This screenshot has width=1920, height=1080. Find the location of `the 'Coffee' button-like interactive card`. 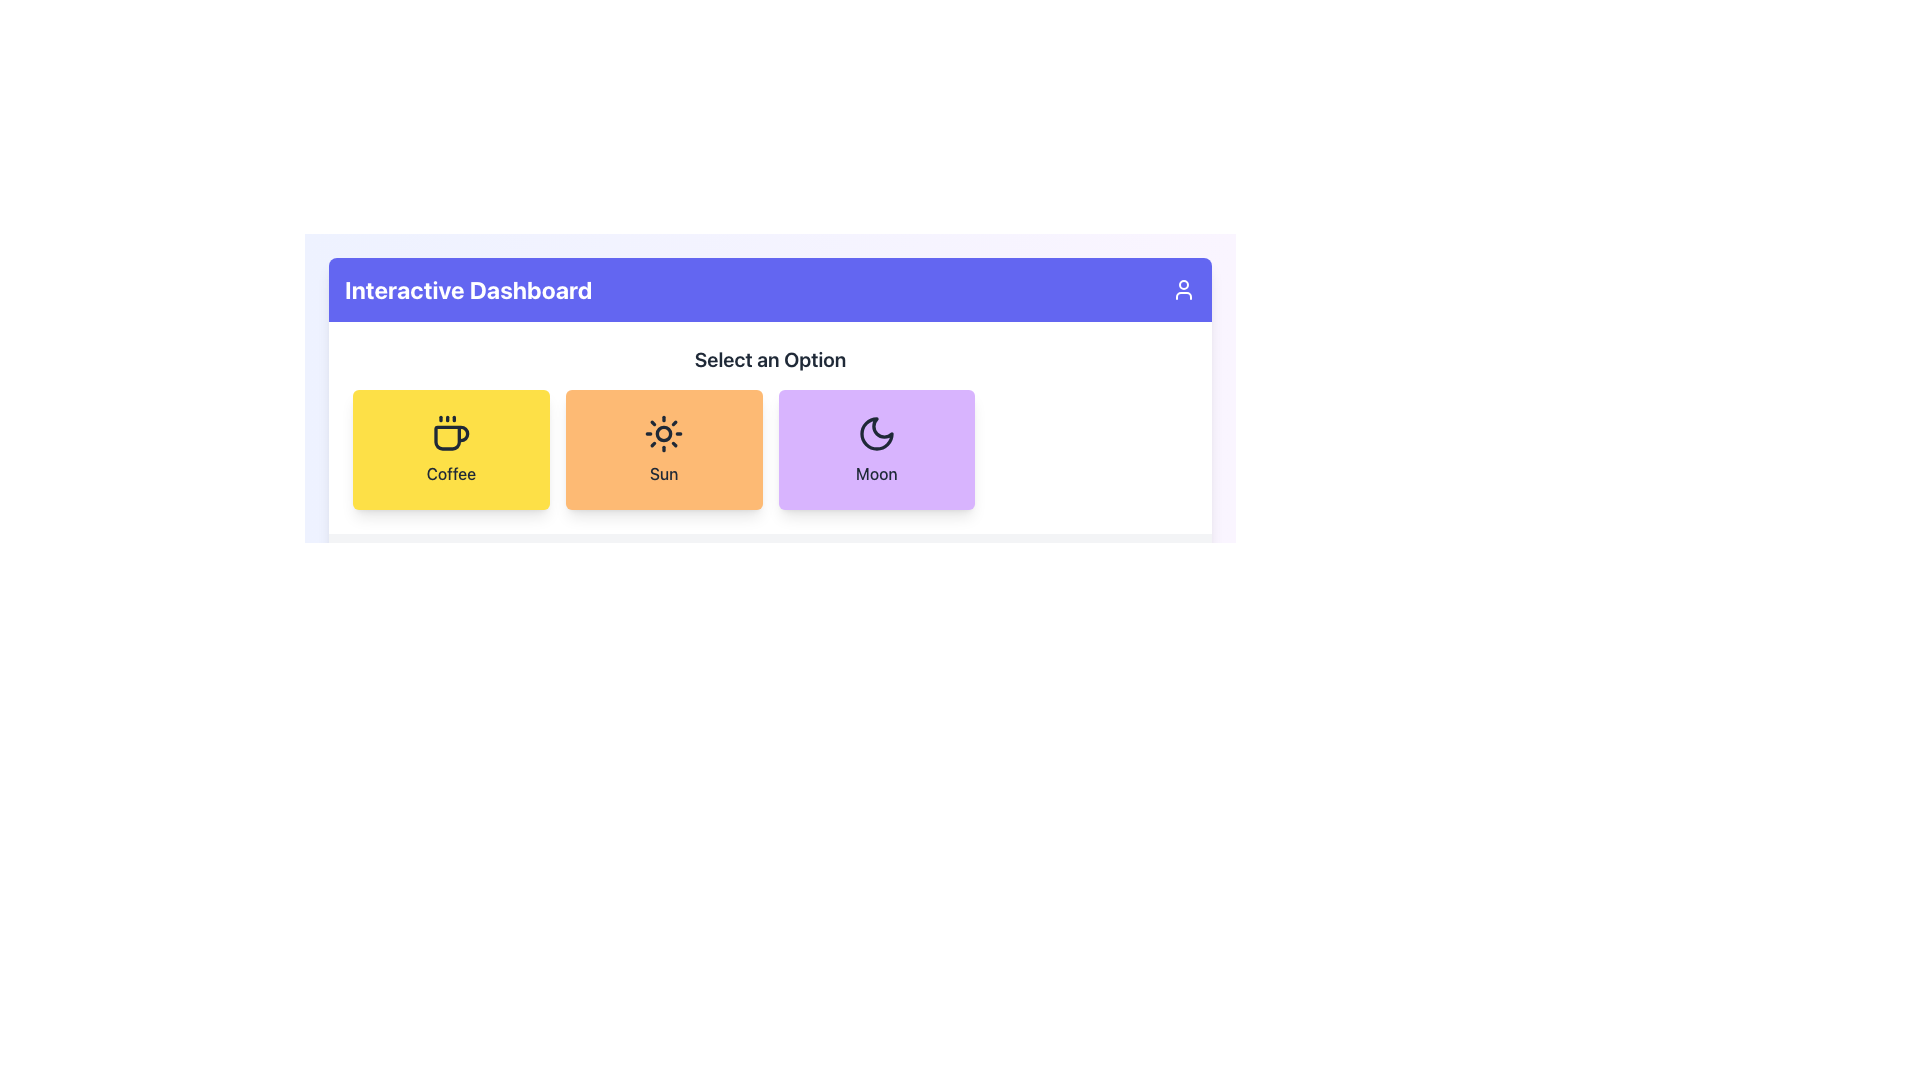

the 'Coffee' button-like interactive card is located at coordinates (450, 450).